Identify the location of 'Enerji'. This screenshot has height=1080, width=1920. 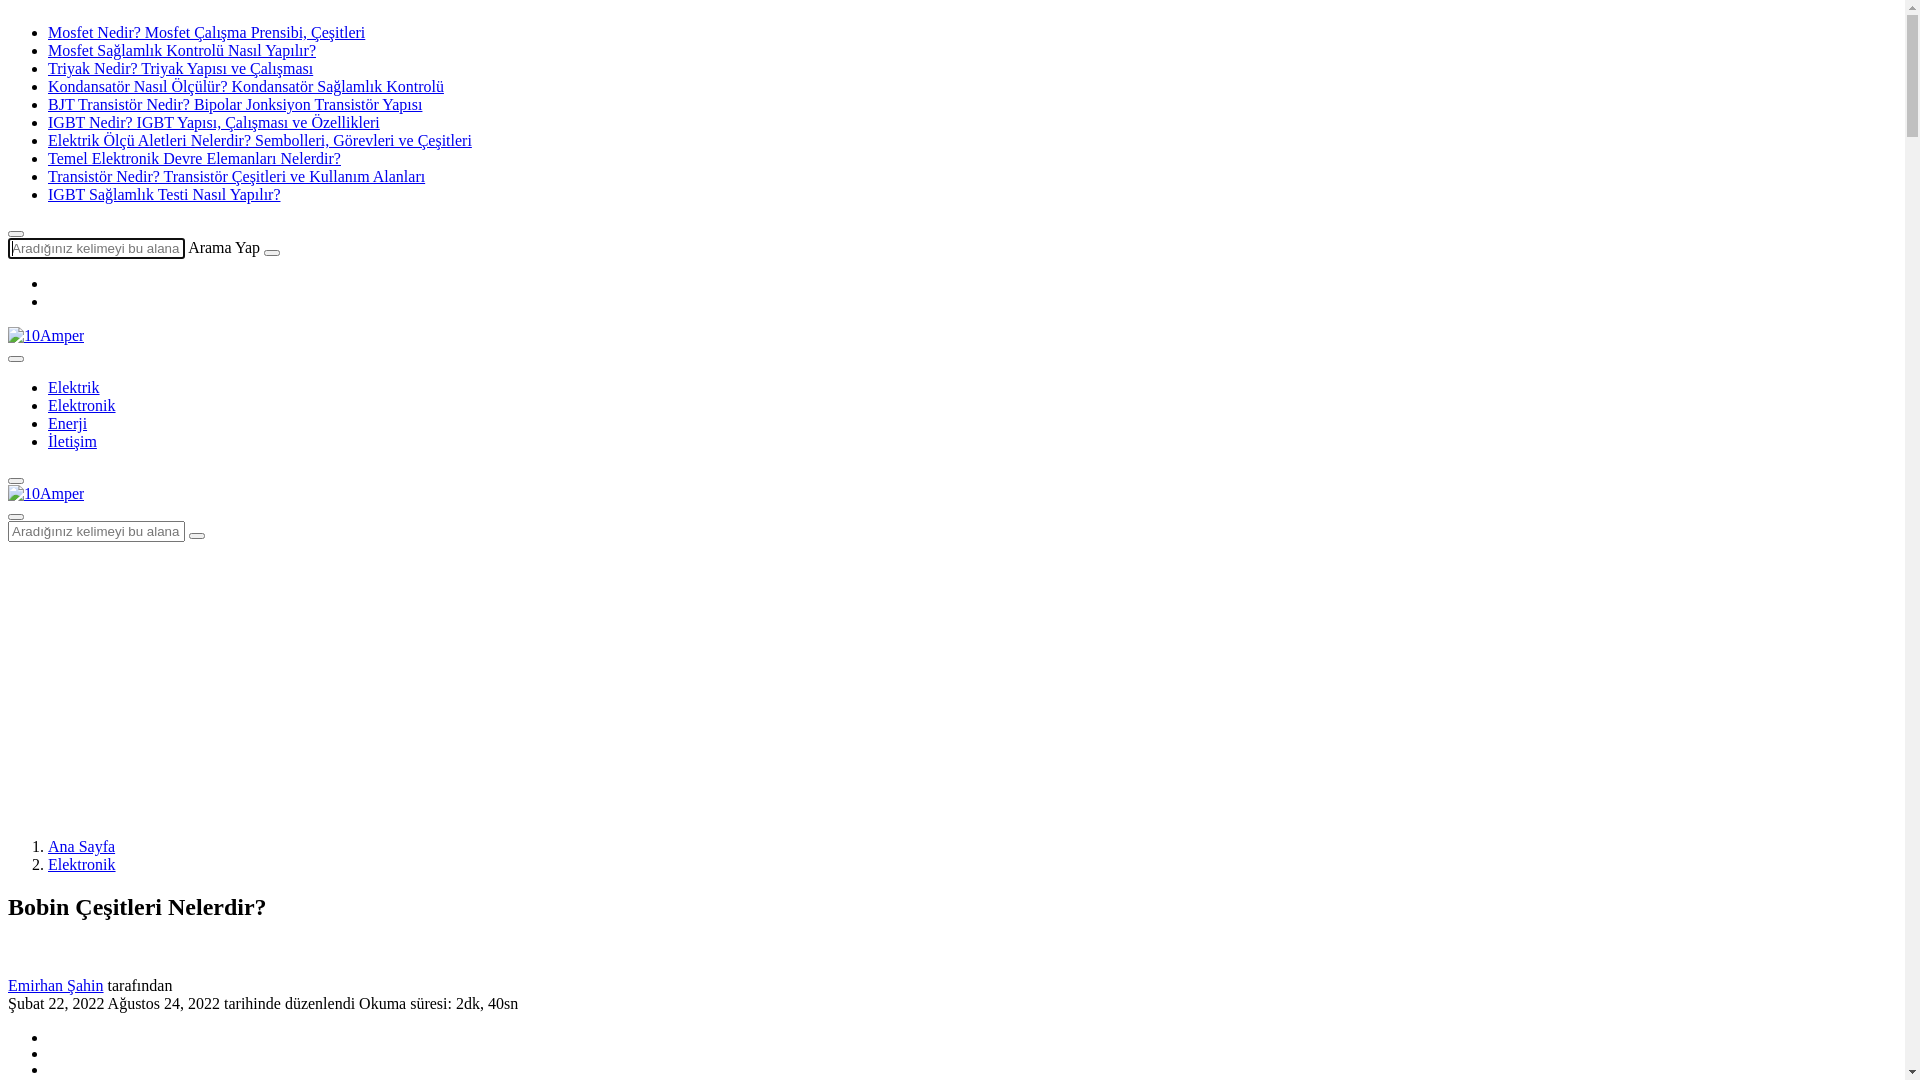
(67, 422).